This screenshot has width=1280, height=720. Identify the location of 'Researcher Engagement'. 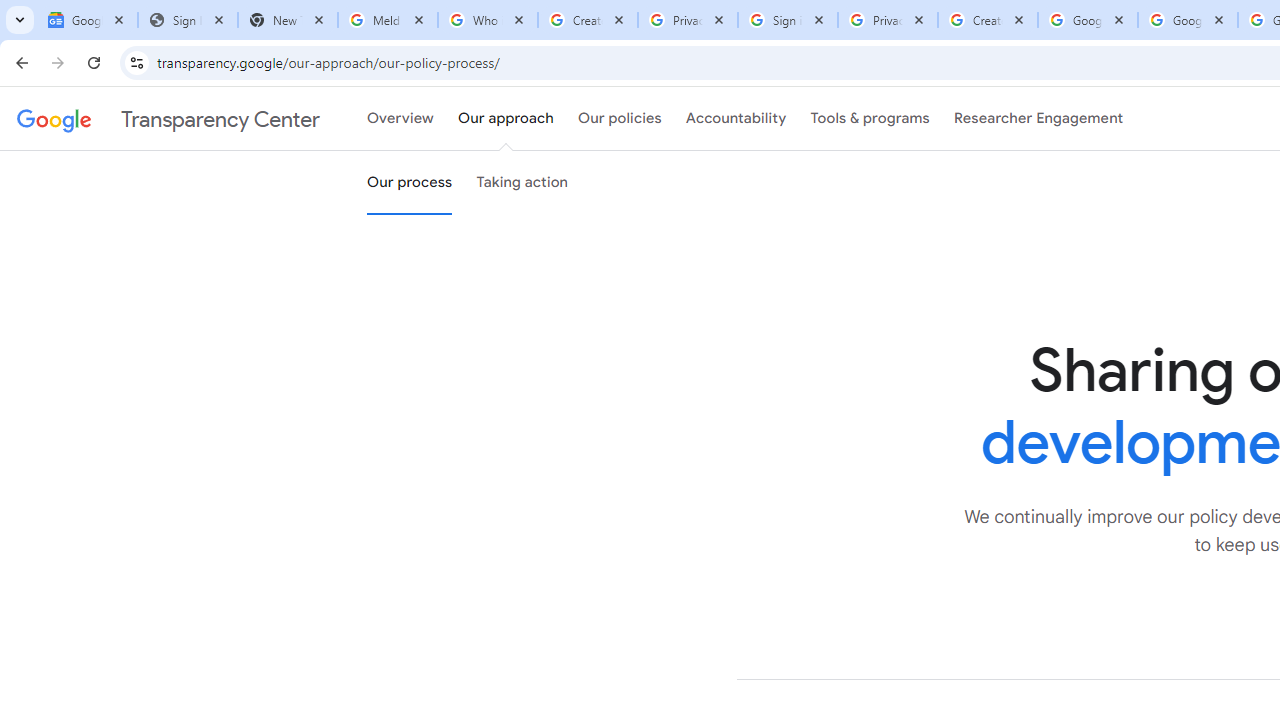
(1038, 119).